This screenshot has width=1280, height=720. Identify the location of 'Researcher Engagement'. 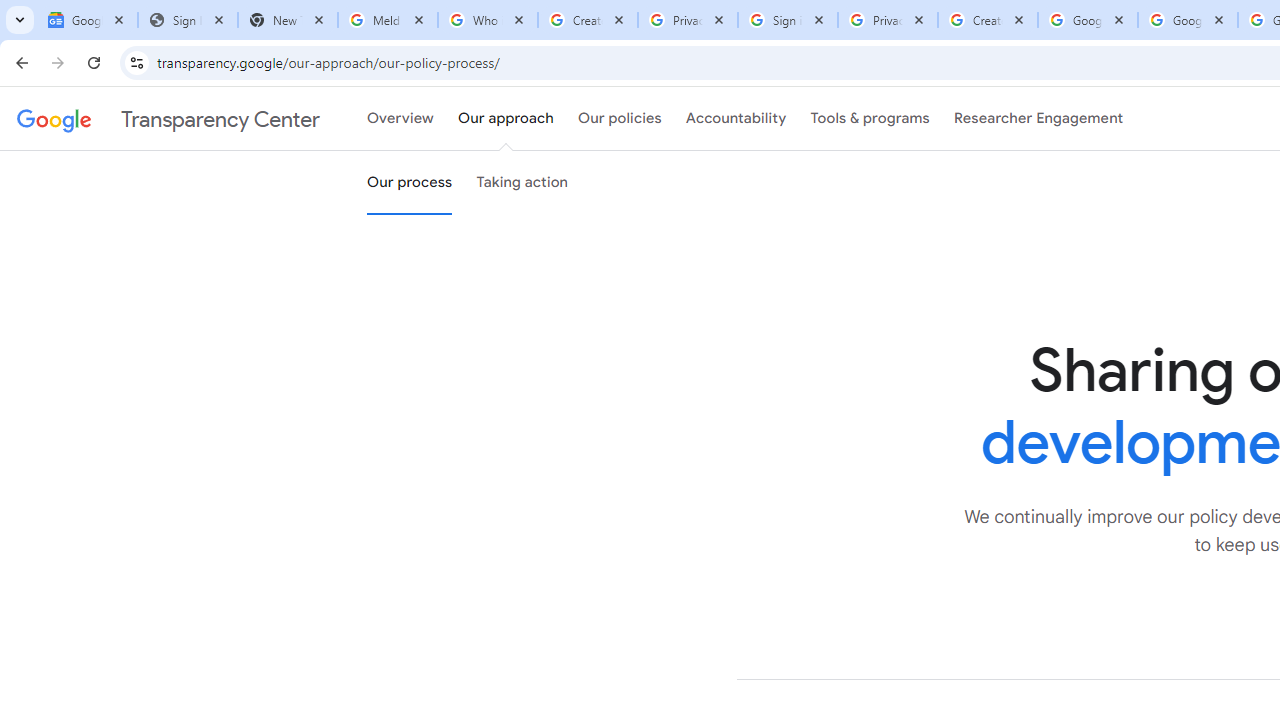
(1038, 119).